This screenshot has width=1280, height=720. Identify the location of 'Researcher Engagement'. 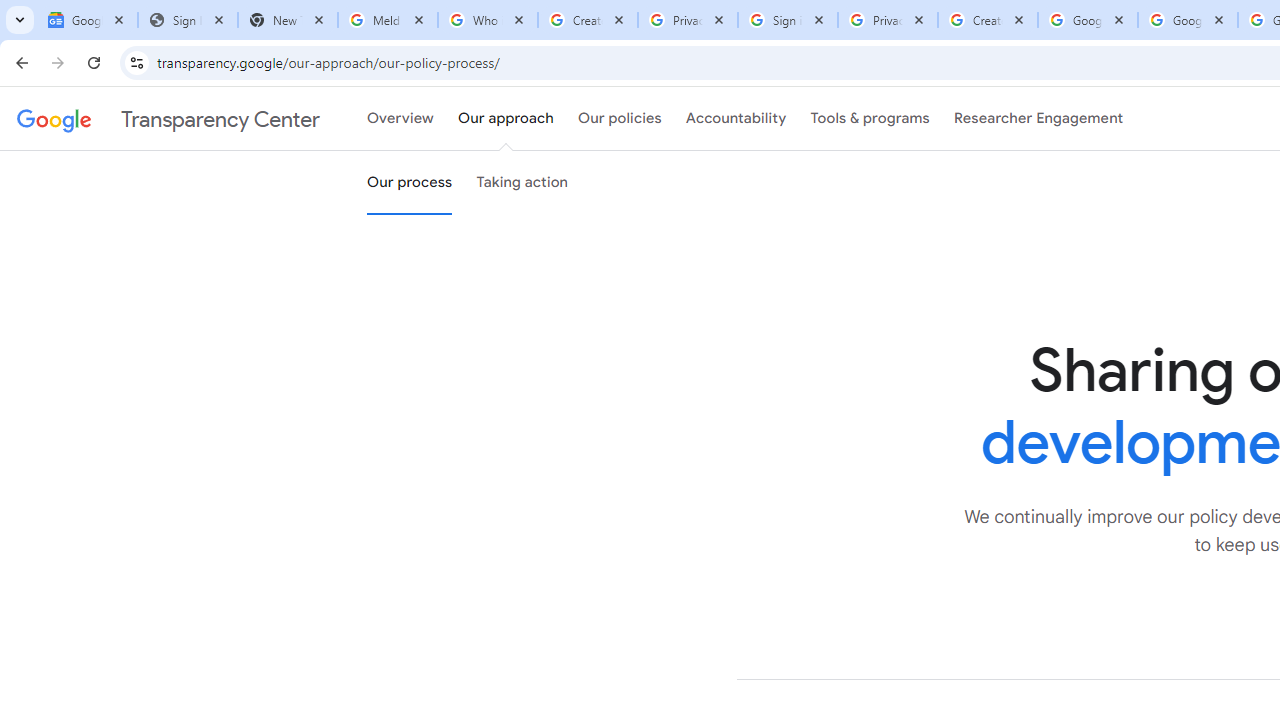
(1038, 119).